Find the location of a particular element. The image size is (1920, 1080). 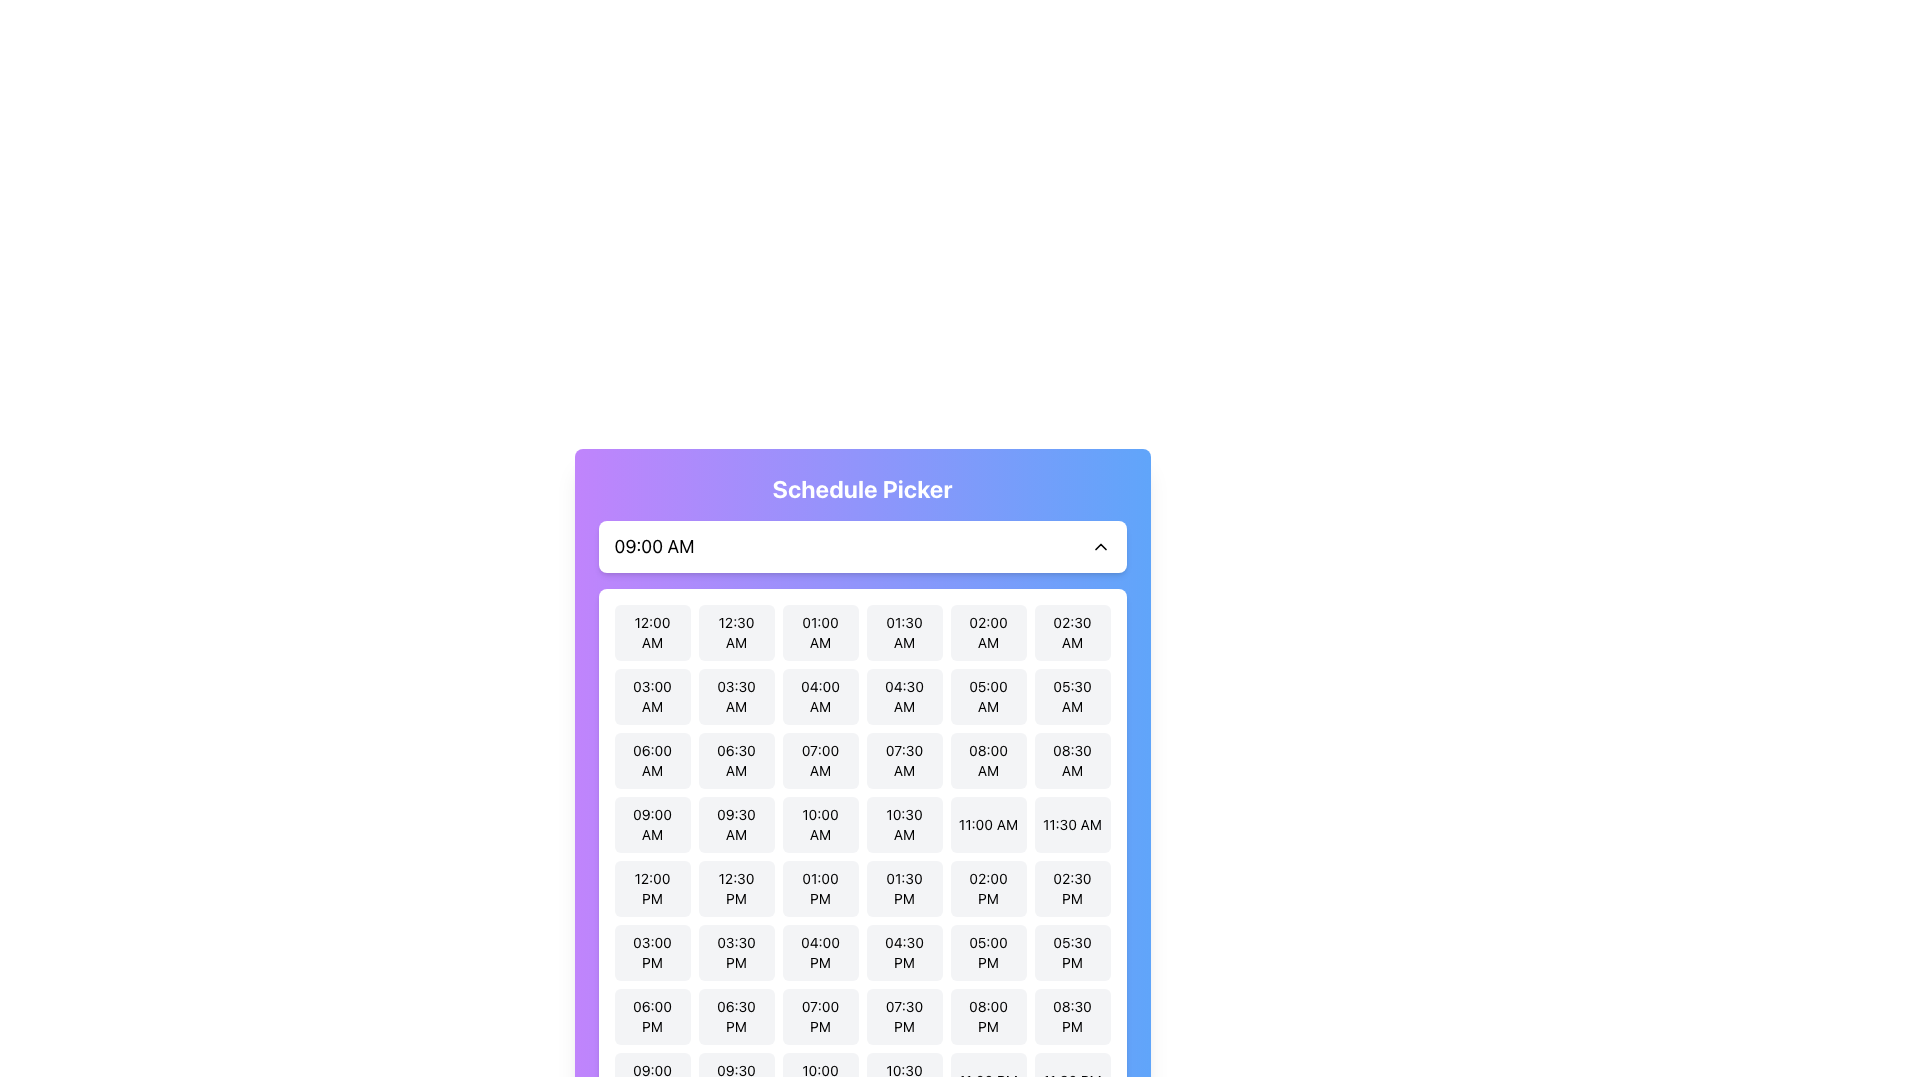

the '11:30 AM' selectable time slot button is located at coordinates (1071, 825).